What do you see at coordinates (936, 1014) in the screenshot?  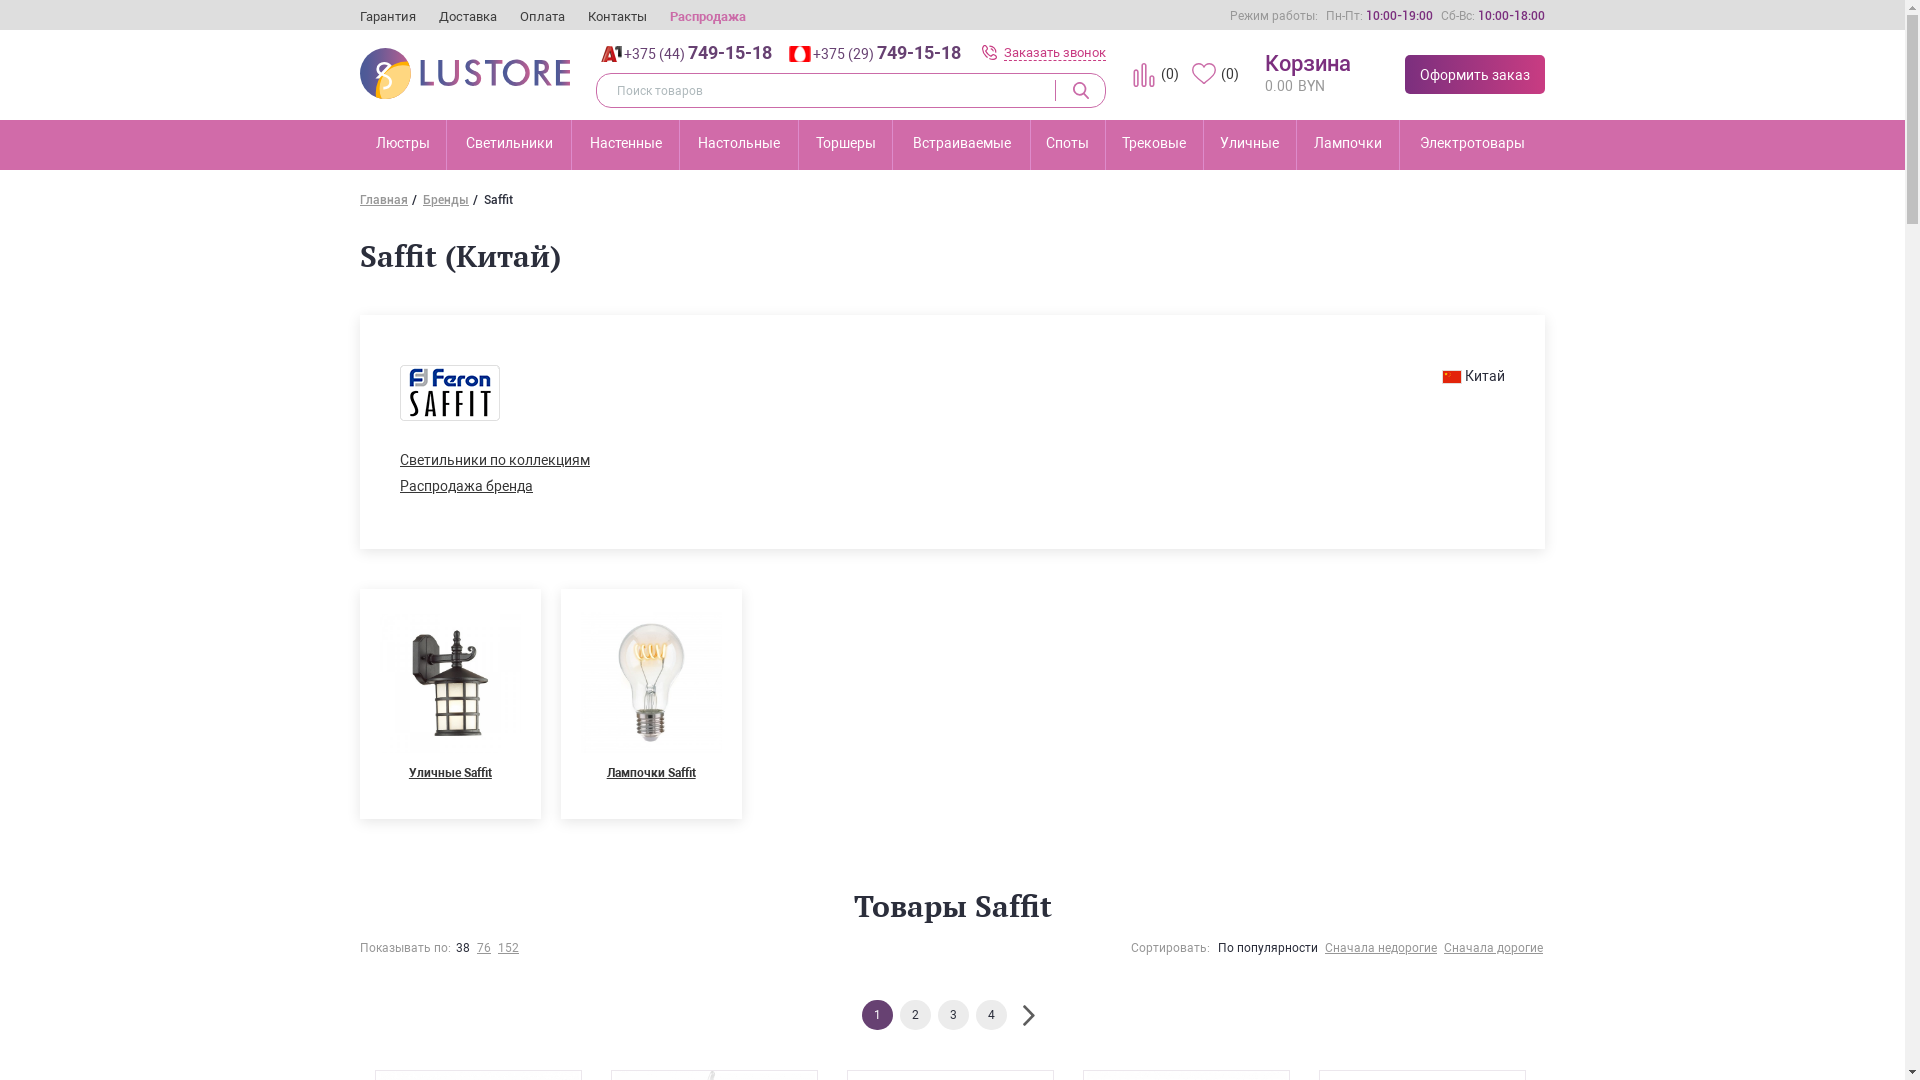 I see `'3'` at bounding box center [936, 1014].